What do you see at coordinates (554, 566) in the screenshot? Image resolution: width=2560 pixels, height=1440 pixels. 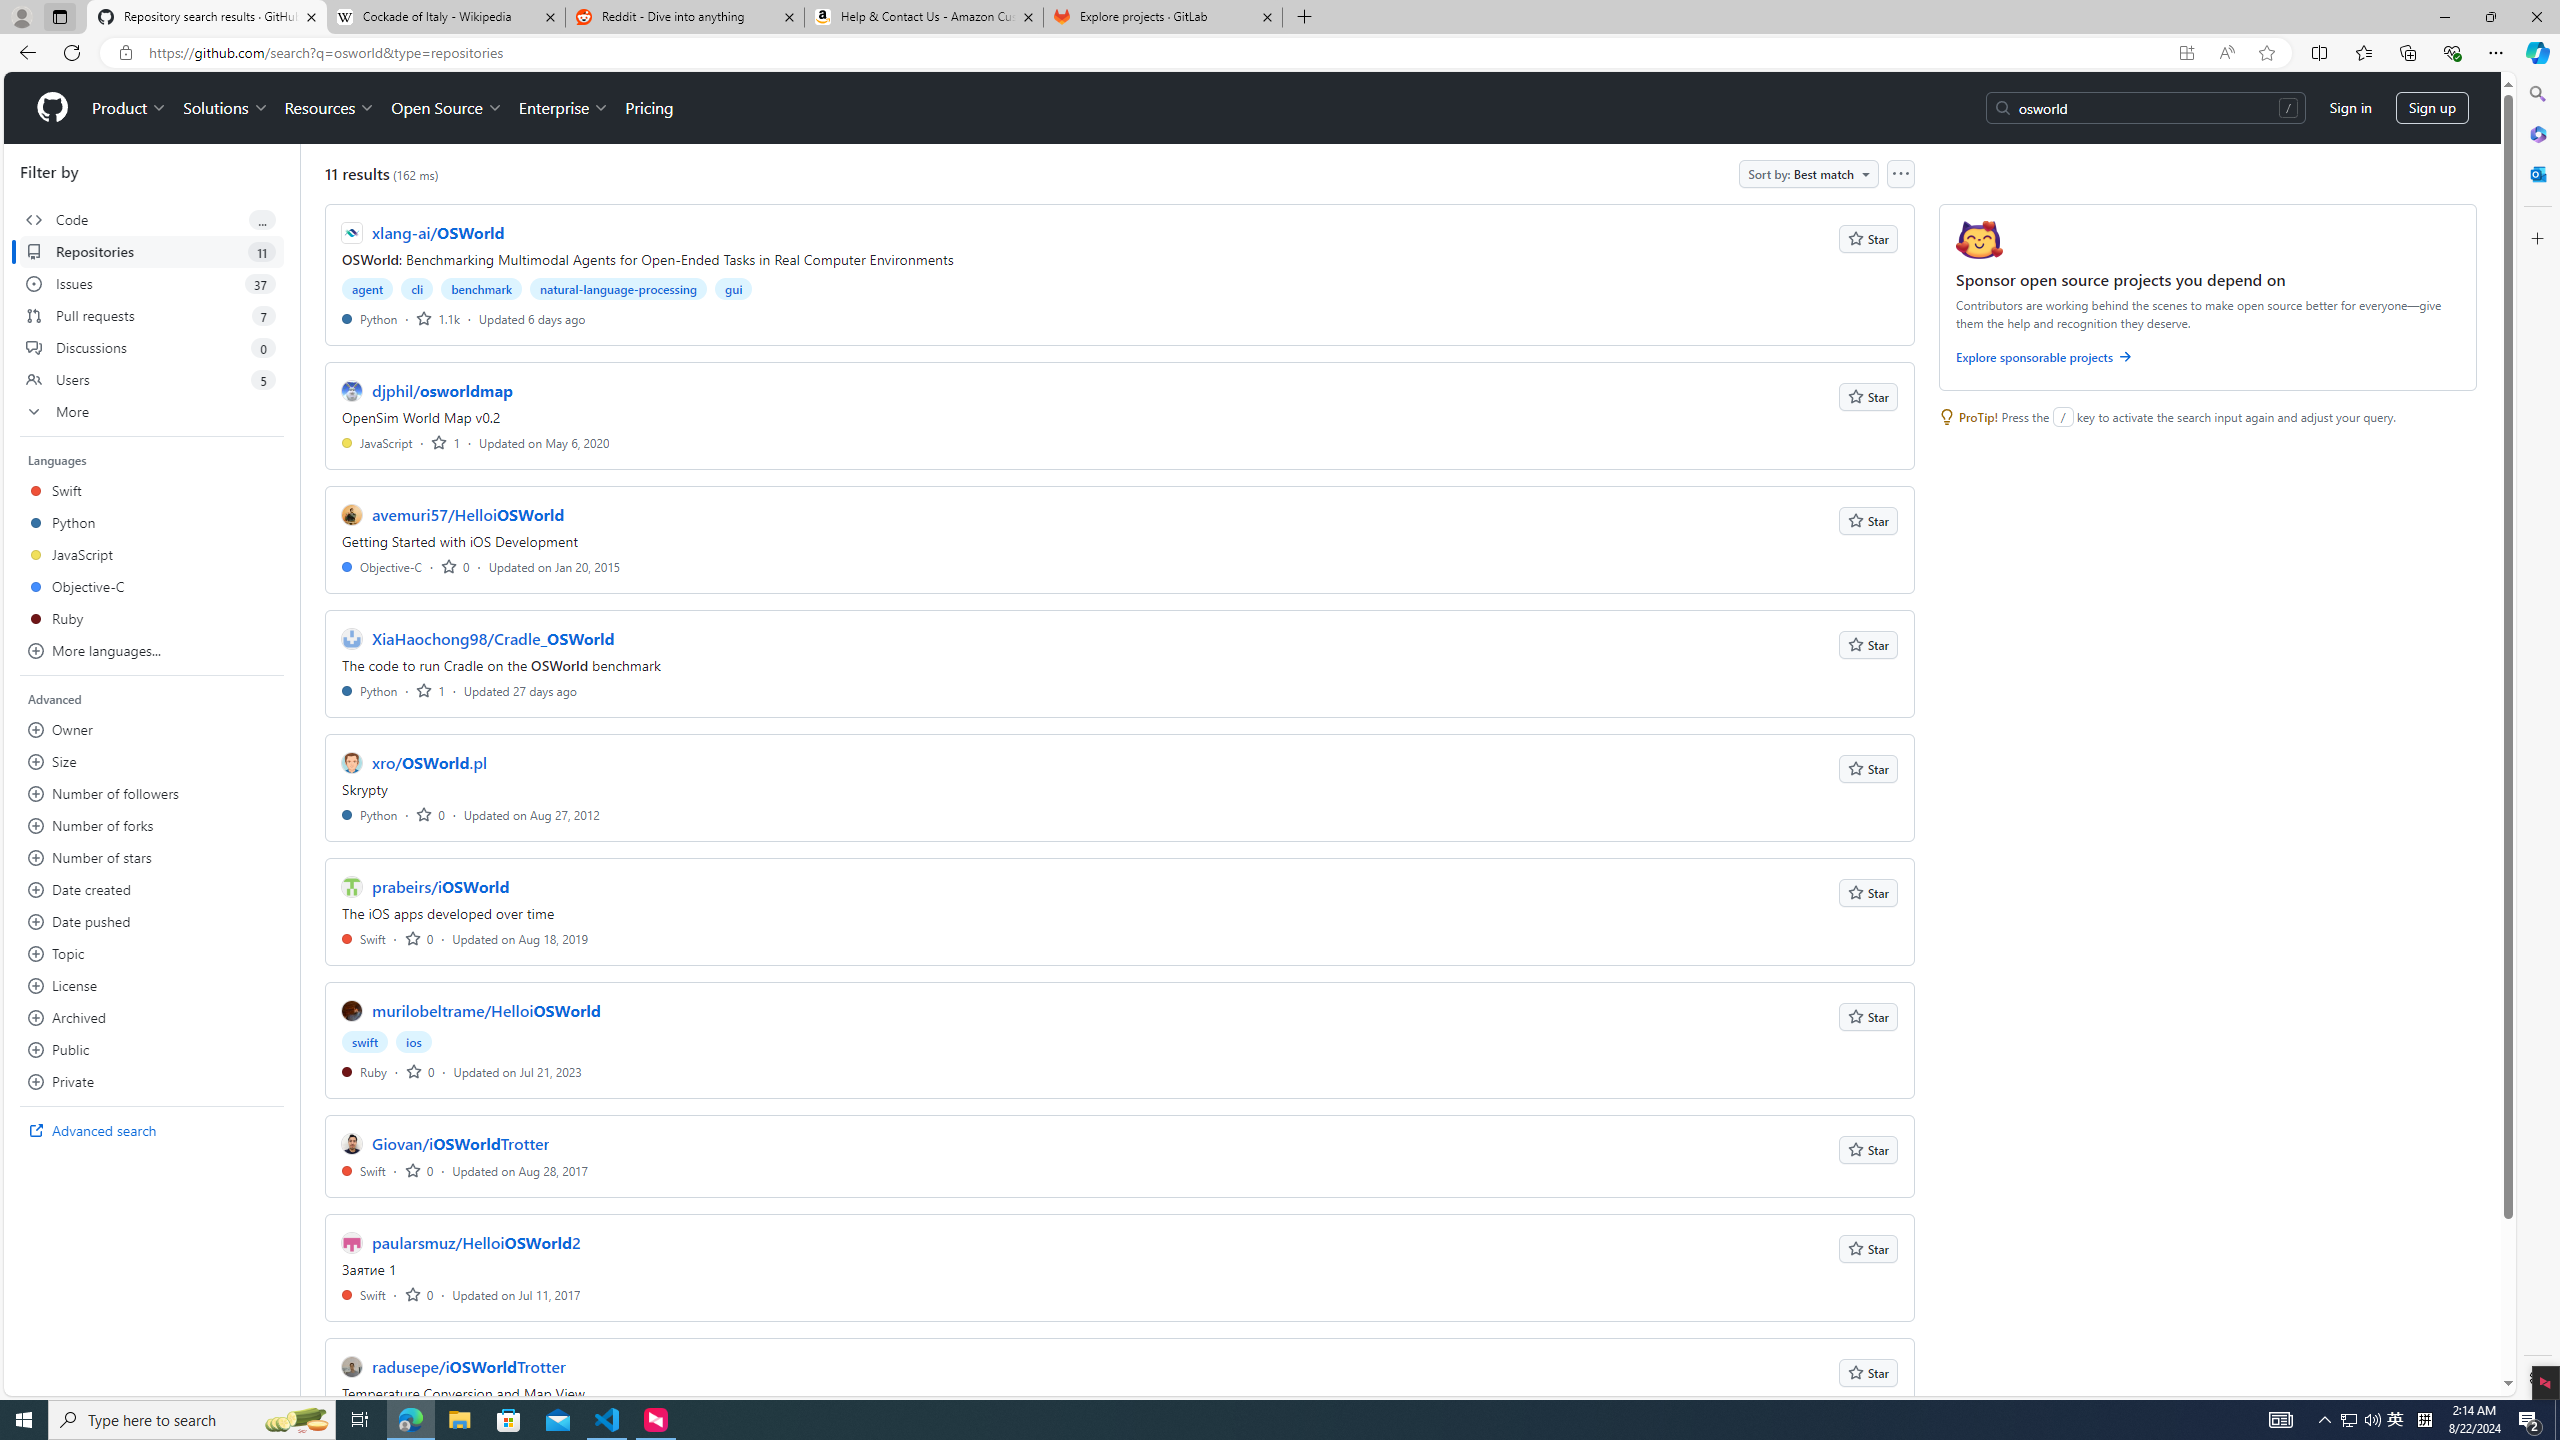 I see `'Updated on Jan 20, 2015'` at bounding box center [554, 566].